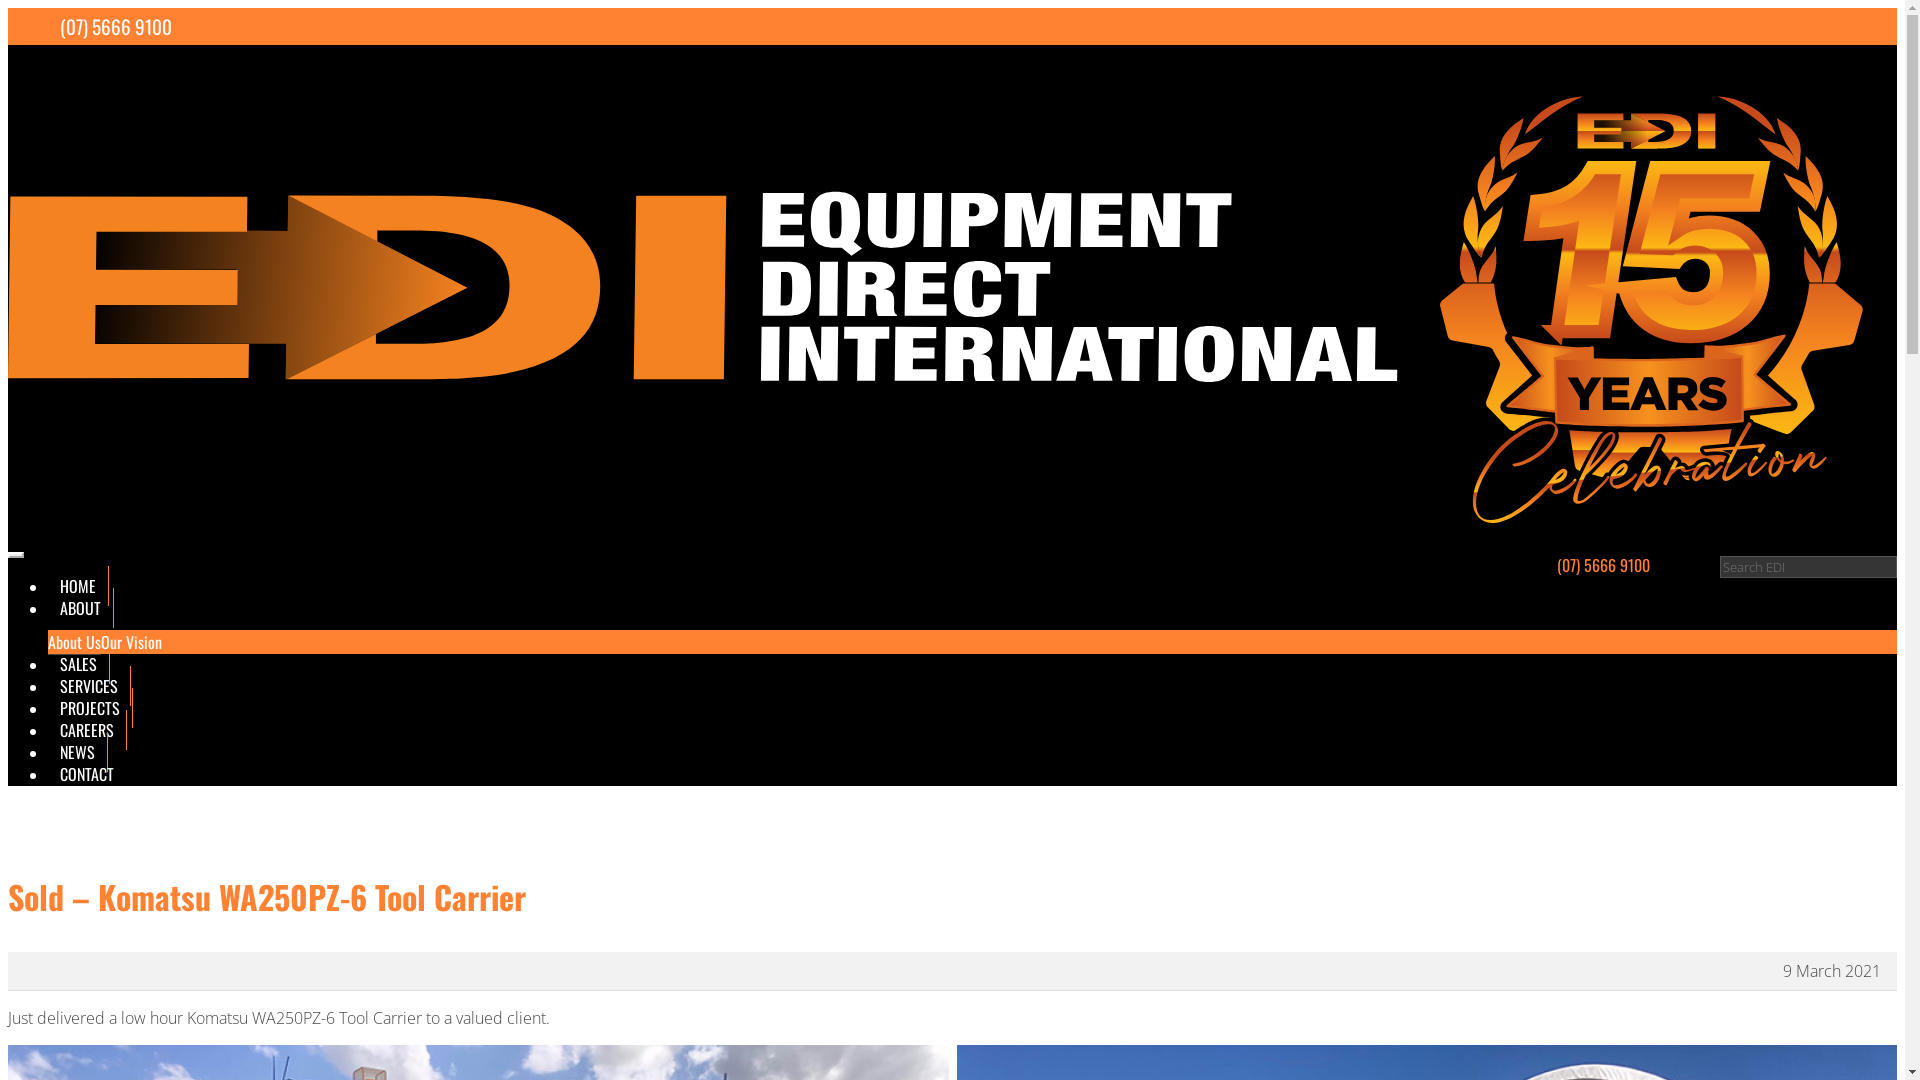 This screenshot has height=1080, width=1920. Describe the element at coordinates (130, 641) in the screenshot. I see `'Our Vision'` at that location.